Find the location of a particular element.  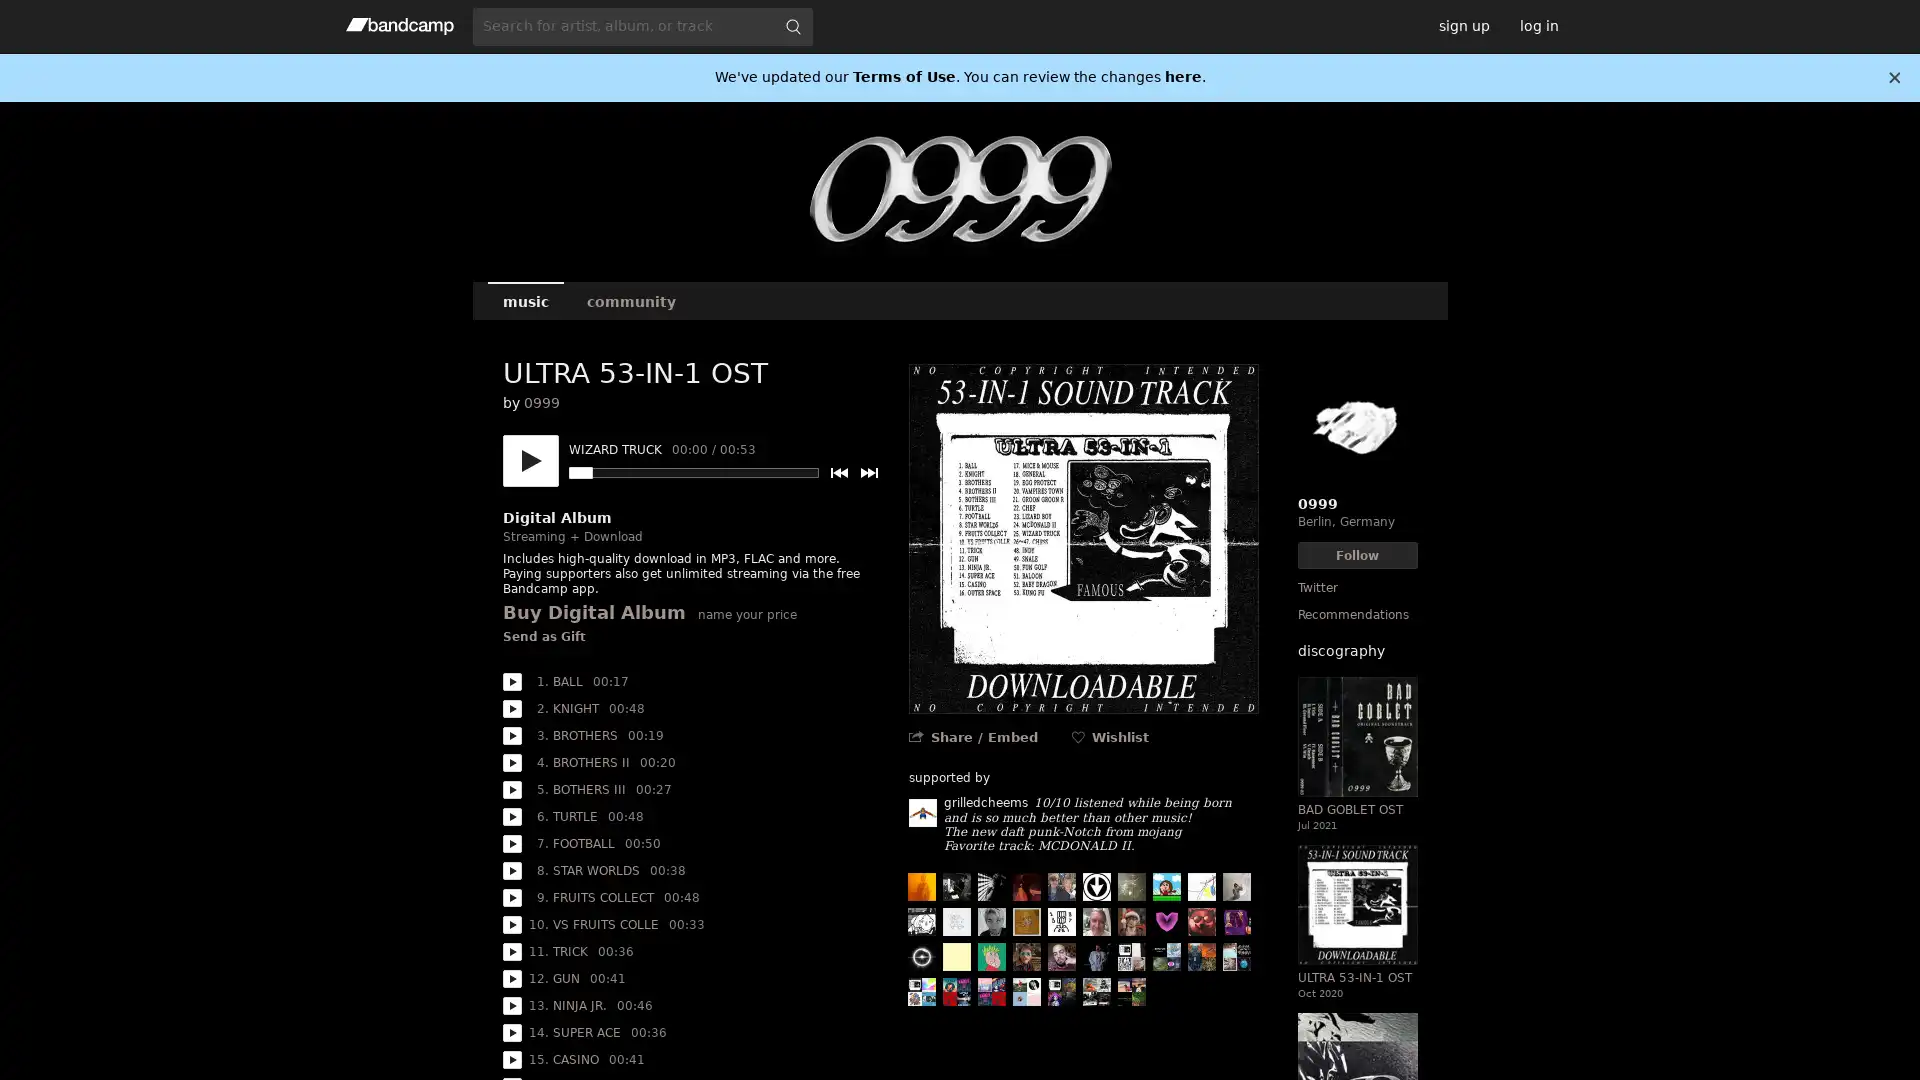

Send as Gift is located at coordinates (543, 637).